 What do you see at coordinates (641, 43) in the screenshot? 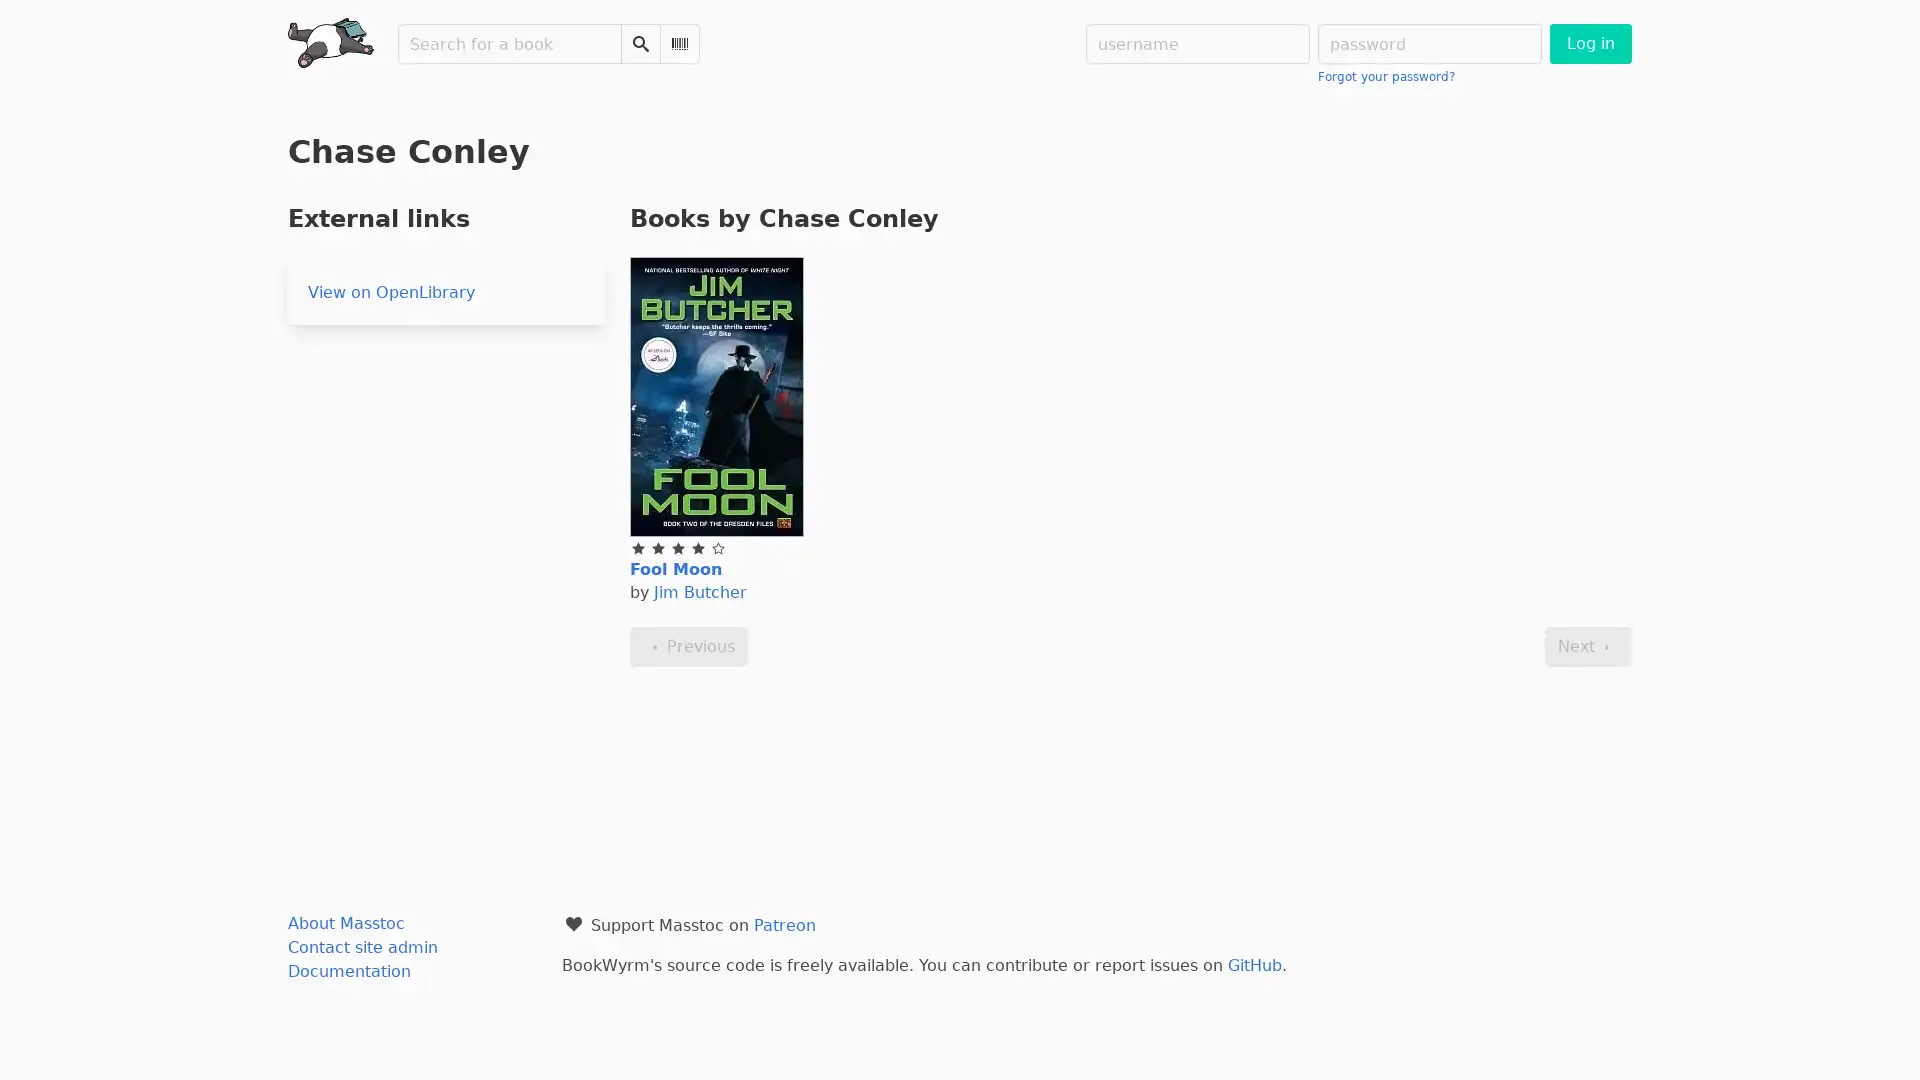
I see `Search` at bounding box center [641, 43].